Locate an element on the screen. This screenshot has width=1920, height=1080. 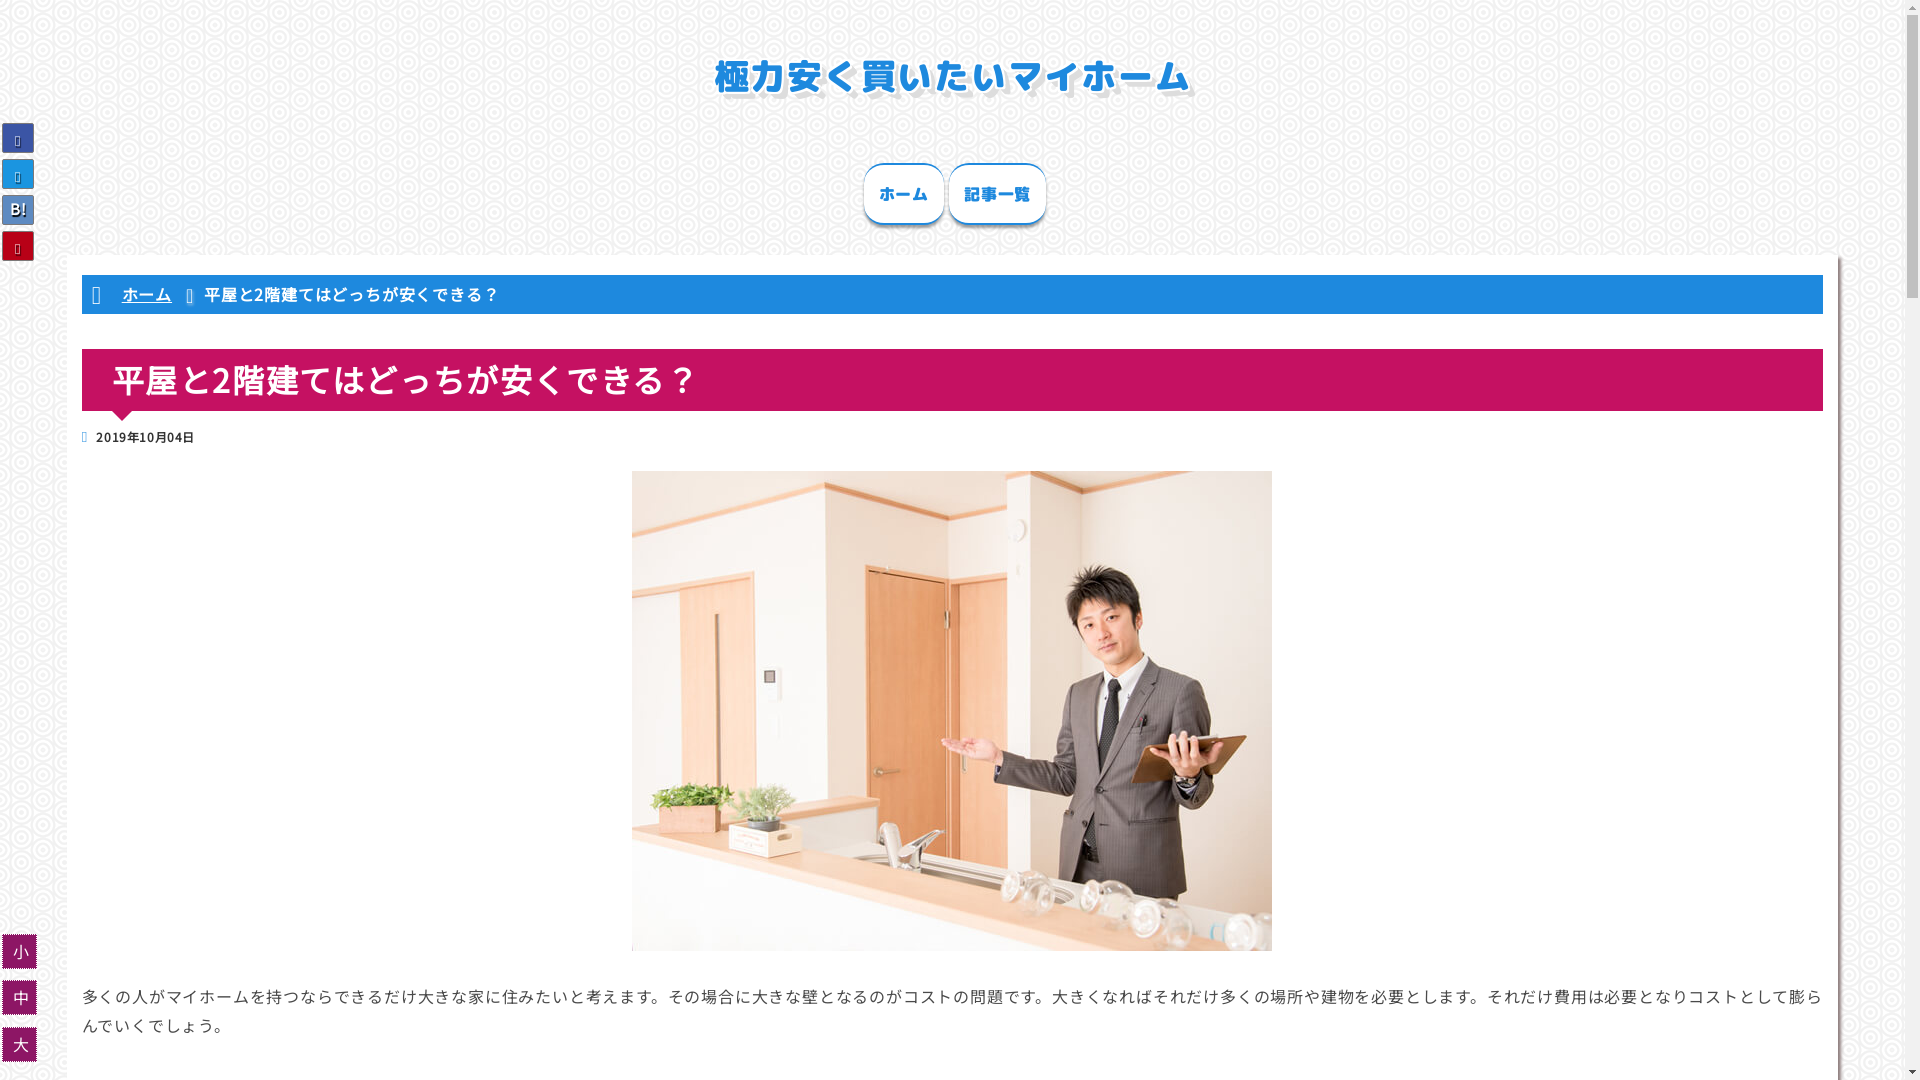
'B!' is located at coordinates (18, 209).